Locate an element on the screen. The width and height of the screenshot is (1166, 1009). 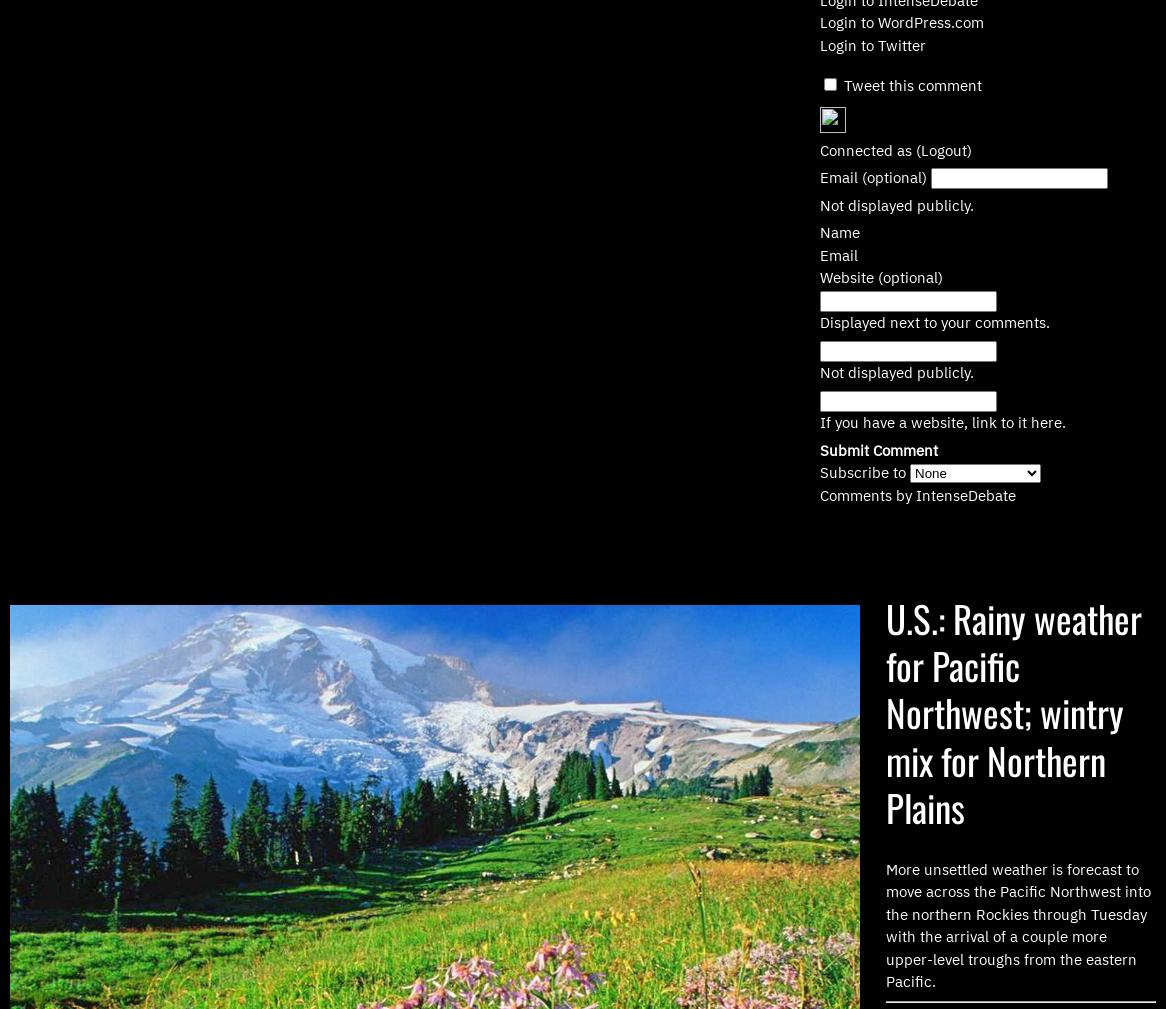
'Logout' is located at coordinates (943, 148).